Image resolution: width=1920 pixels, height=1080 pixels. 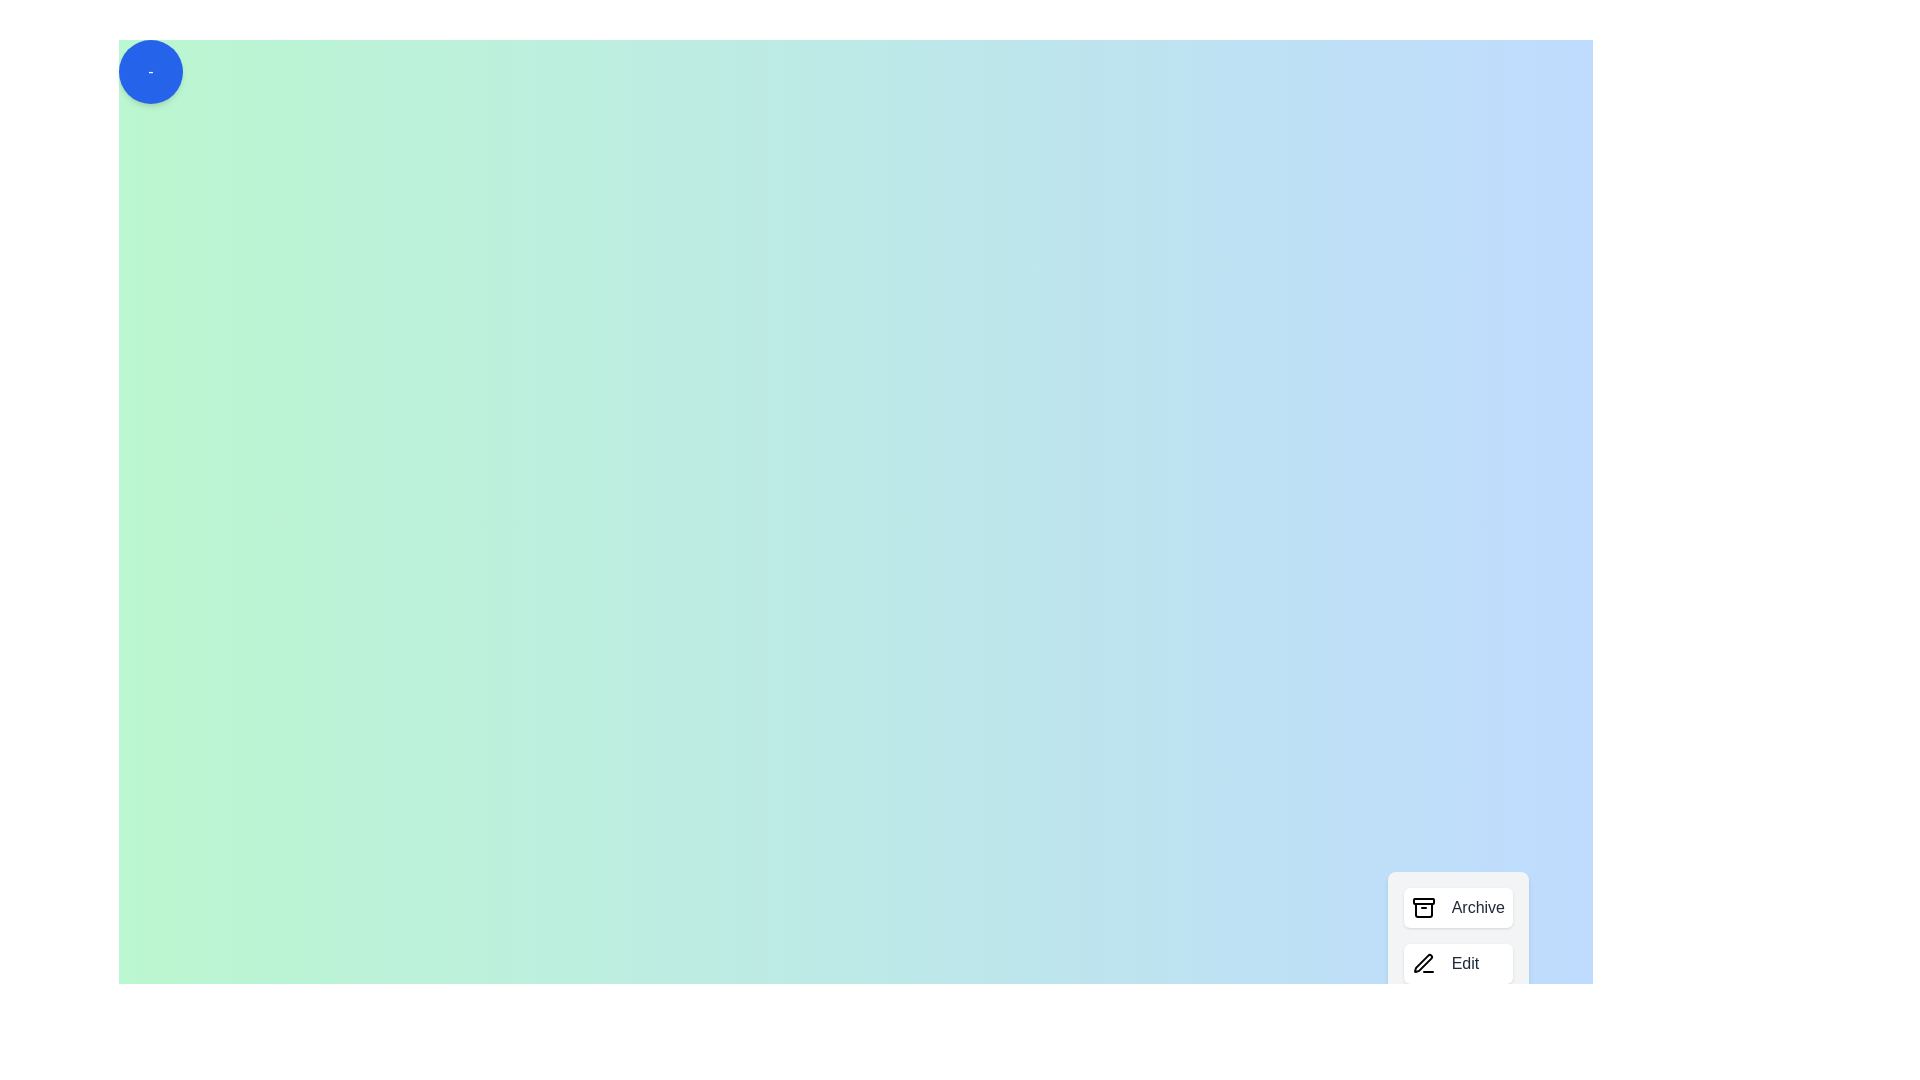 I want to click on the 'Archive' text label which is styled with a medium-weight gray font and is part of a button-like group, located near the bottom-right corner of the interface, so click(x=1478, y=907).